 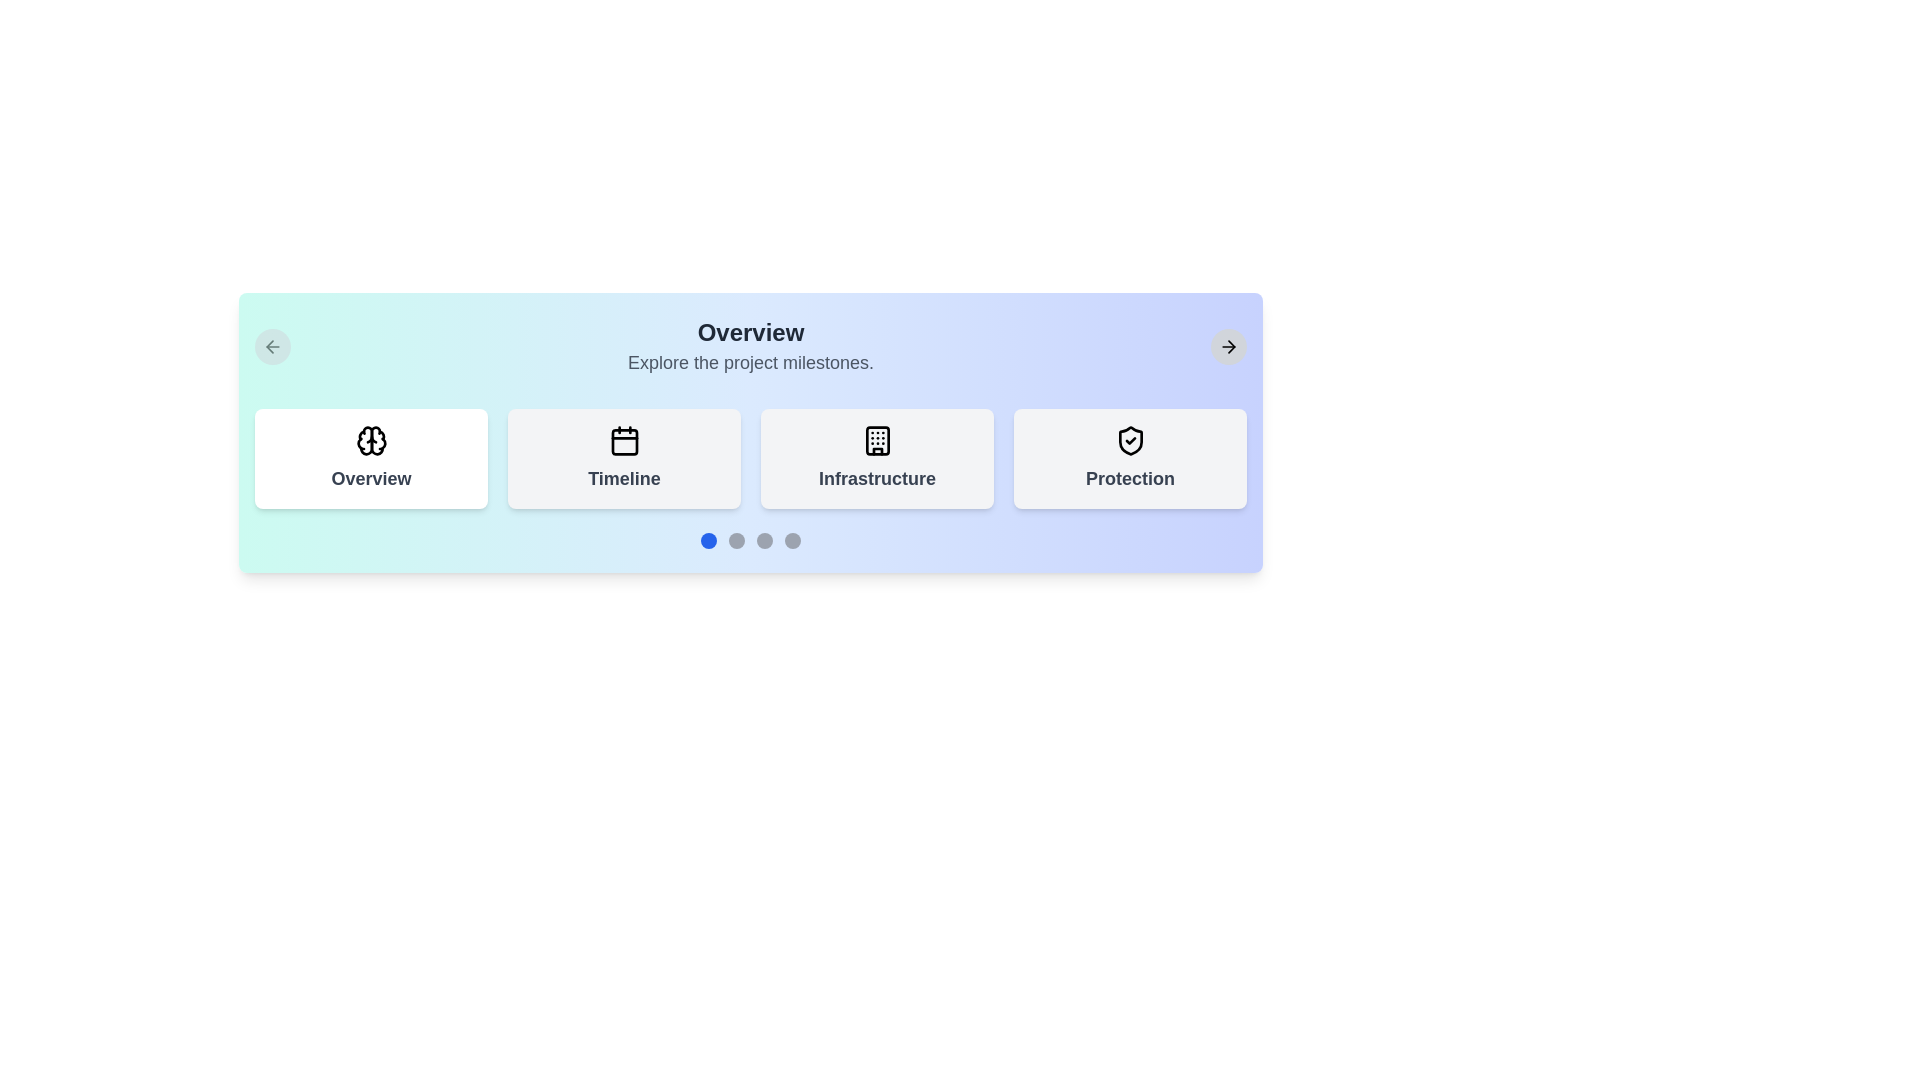 What do you see at coordinates (623, 441) in the screenshot?
I see `the decorative graphical rectangle of the calendar icon in the navigation panel, which represents the 'Timeline' option` at bounding box center [623, 441].